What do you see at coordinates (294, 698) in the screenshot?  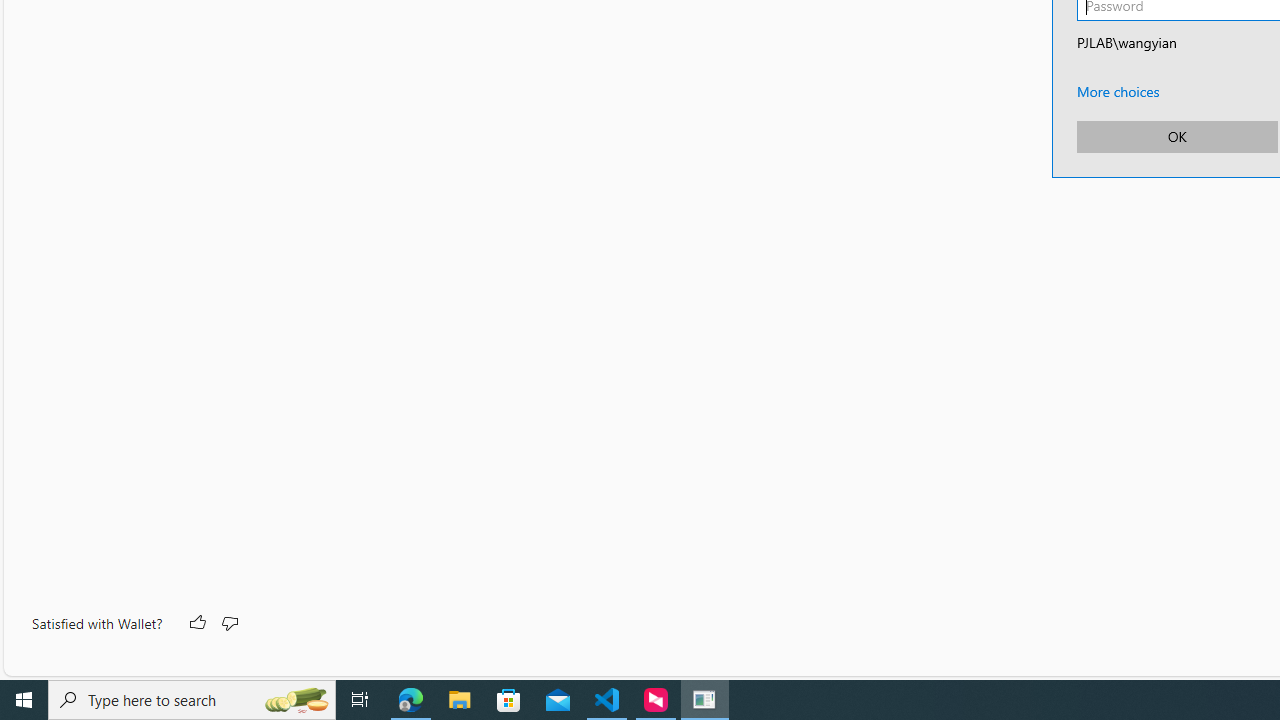 I see `'Search highlights icon opens search home window'` at bounding box center [294, 698].